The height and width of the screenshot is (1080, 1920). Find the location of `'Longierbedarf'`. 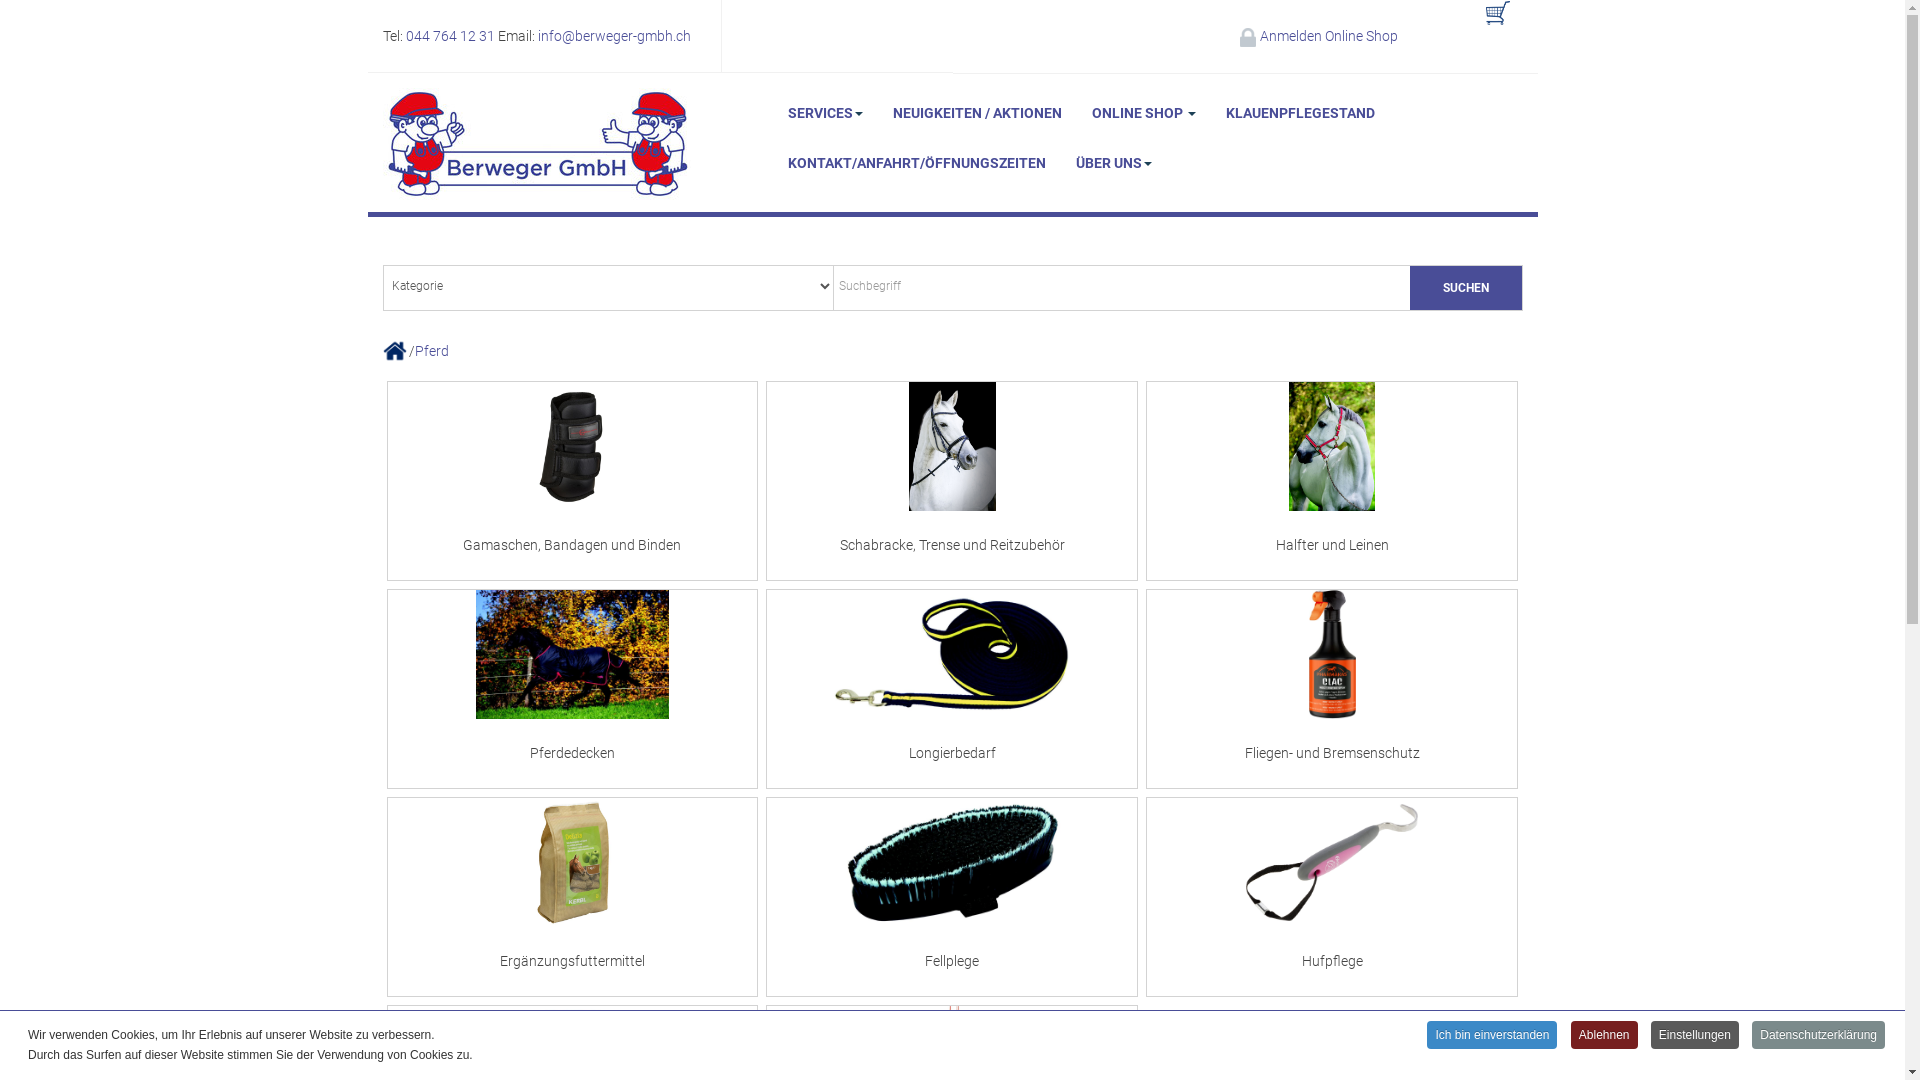

'Longierbedarf' is located at coordinates (950, 688).